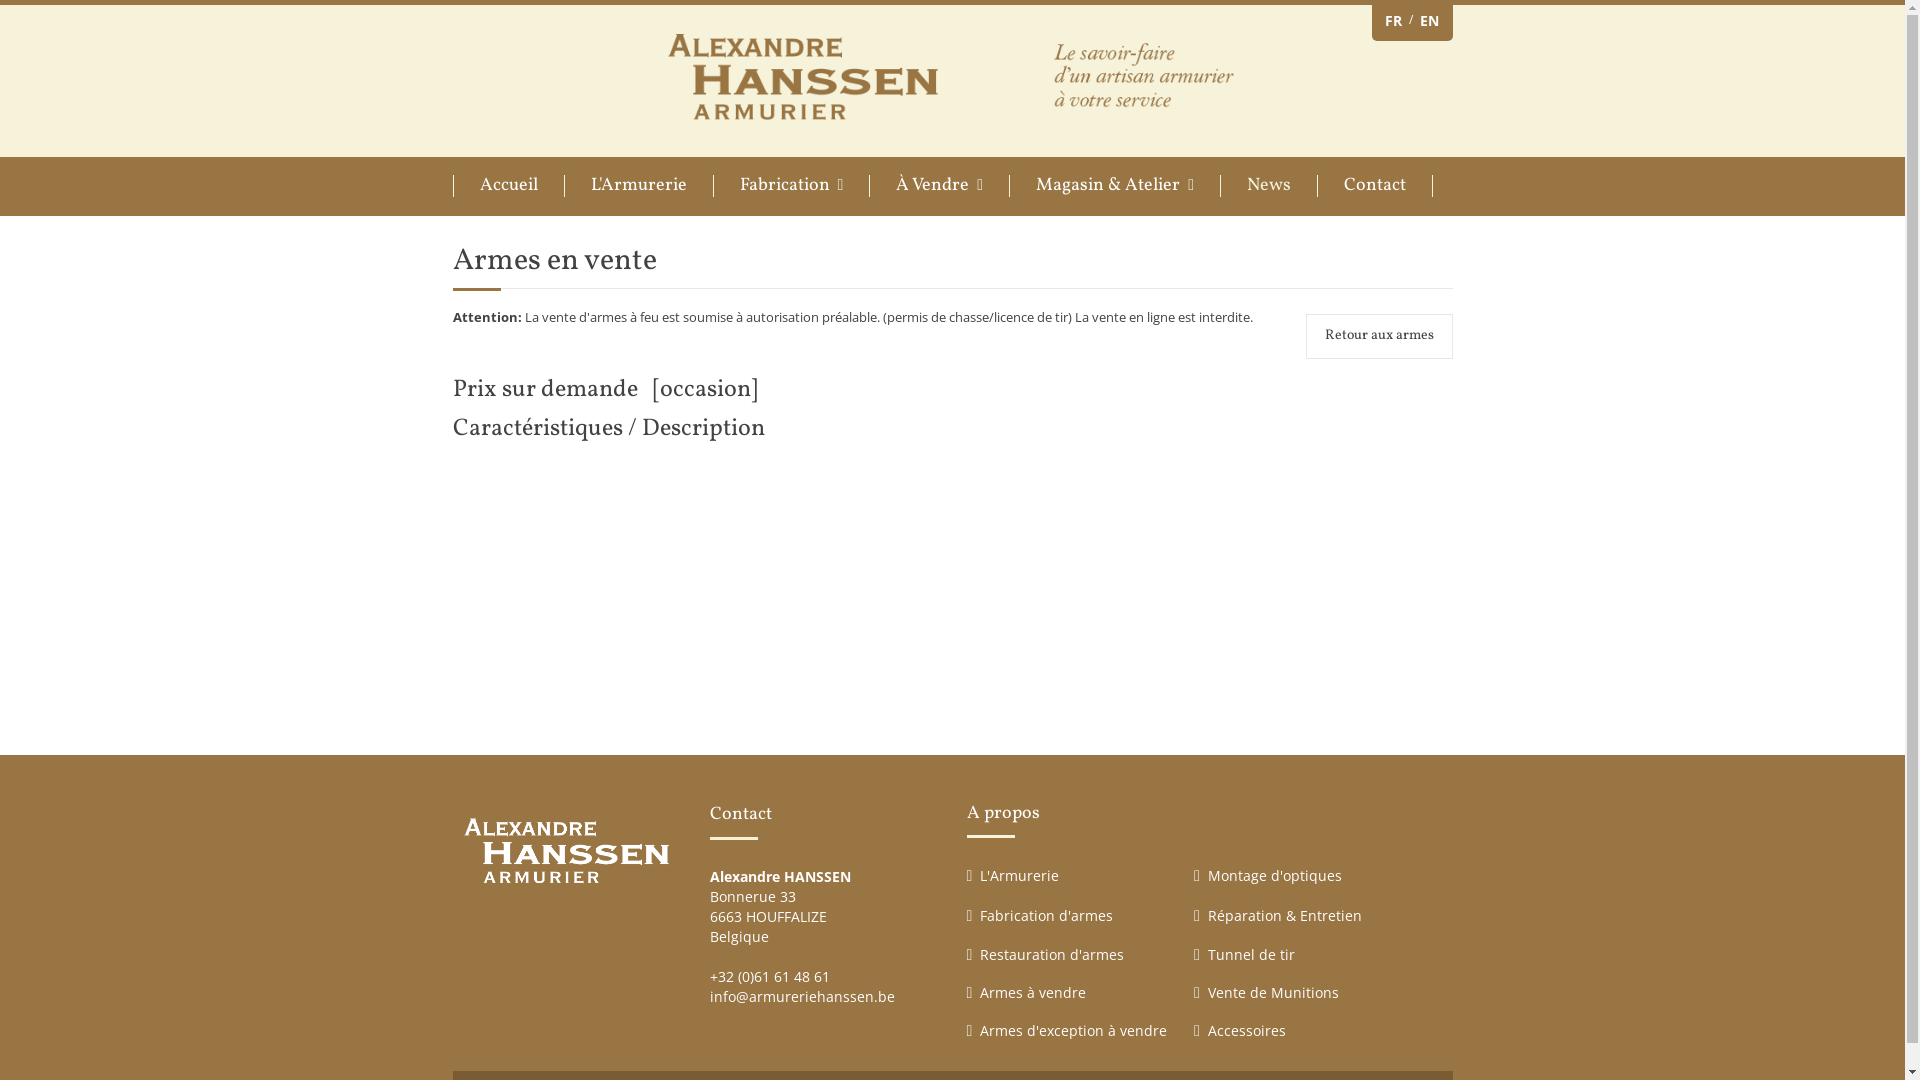  I want to click on 'Retour aux armes', so click(1305, 334).